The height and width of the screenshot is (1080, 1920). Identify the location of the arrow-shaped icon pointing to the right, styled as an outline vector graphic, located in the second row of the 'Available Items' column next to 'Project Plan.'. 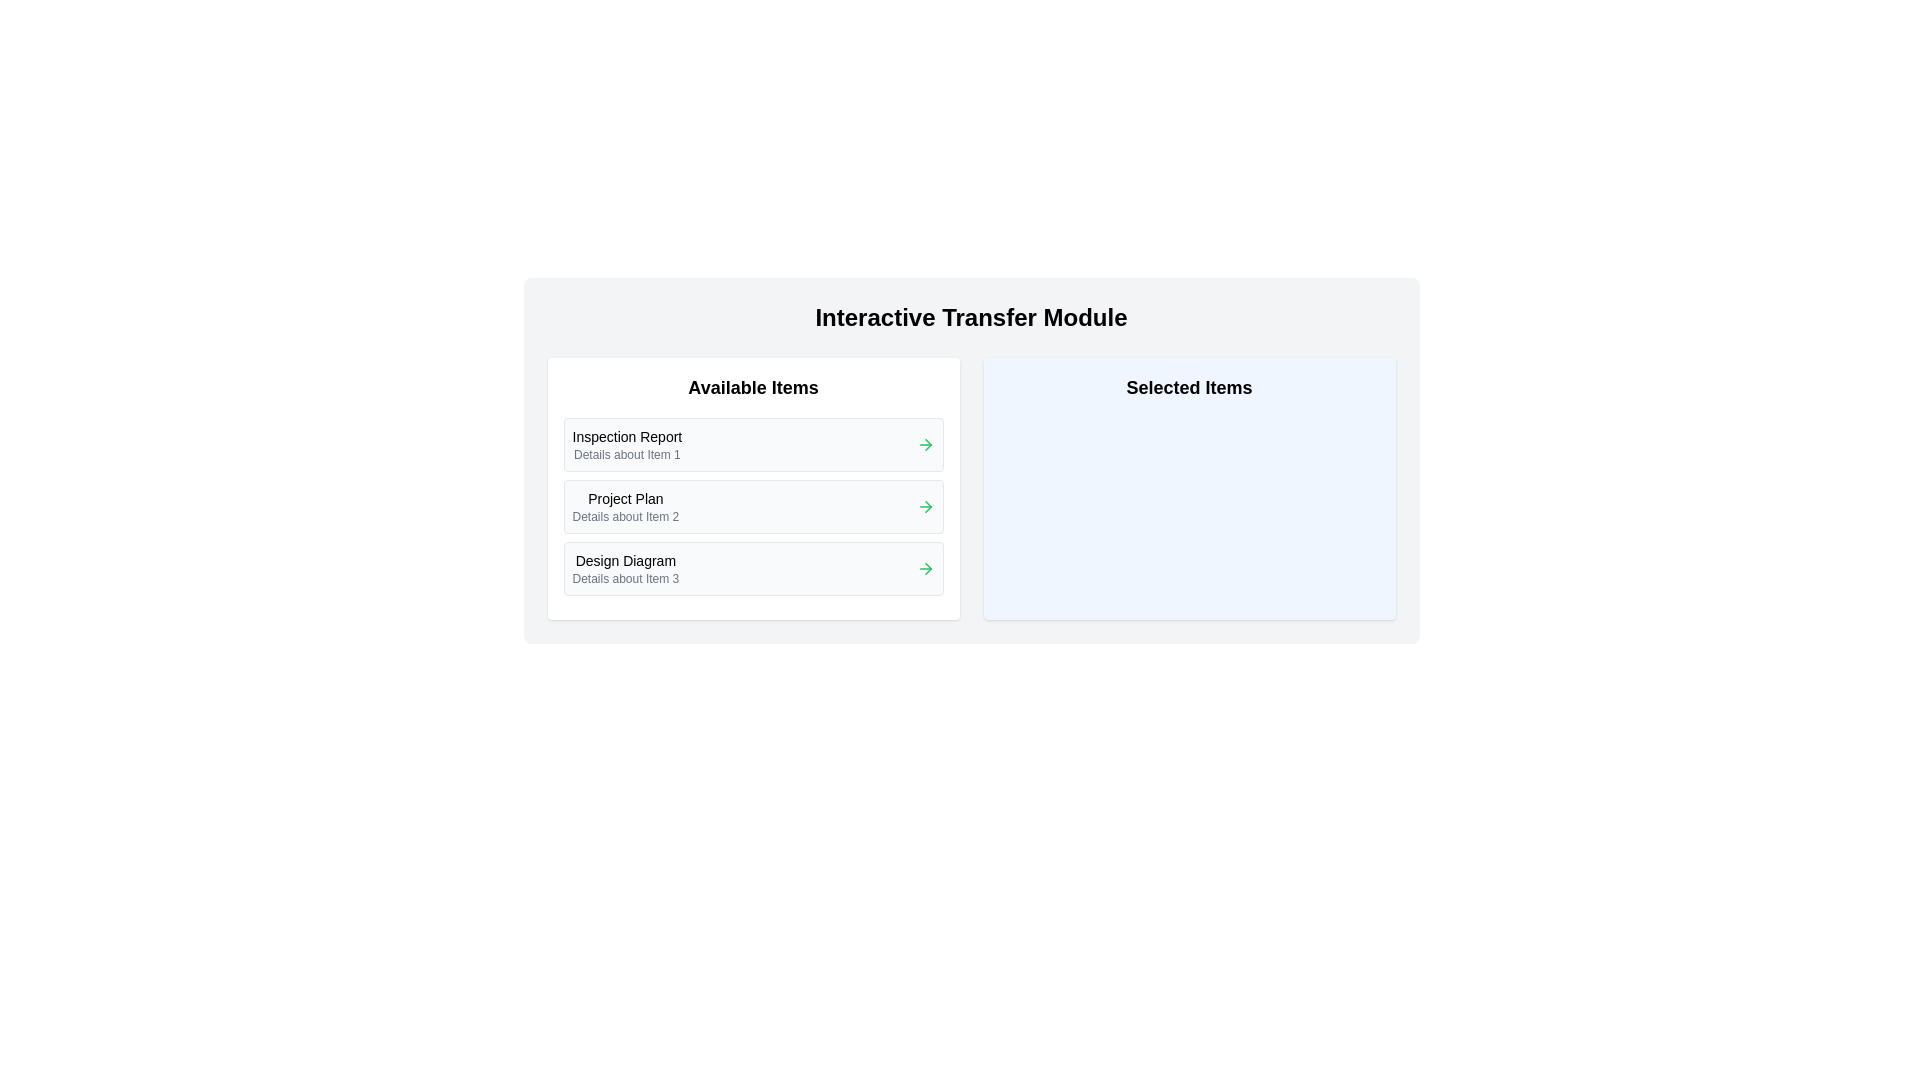
(927, 443).